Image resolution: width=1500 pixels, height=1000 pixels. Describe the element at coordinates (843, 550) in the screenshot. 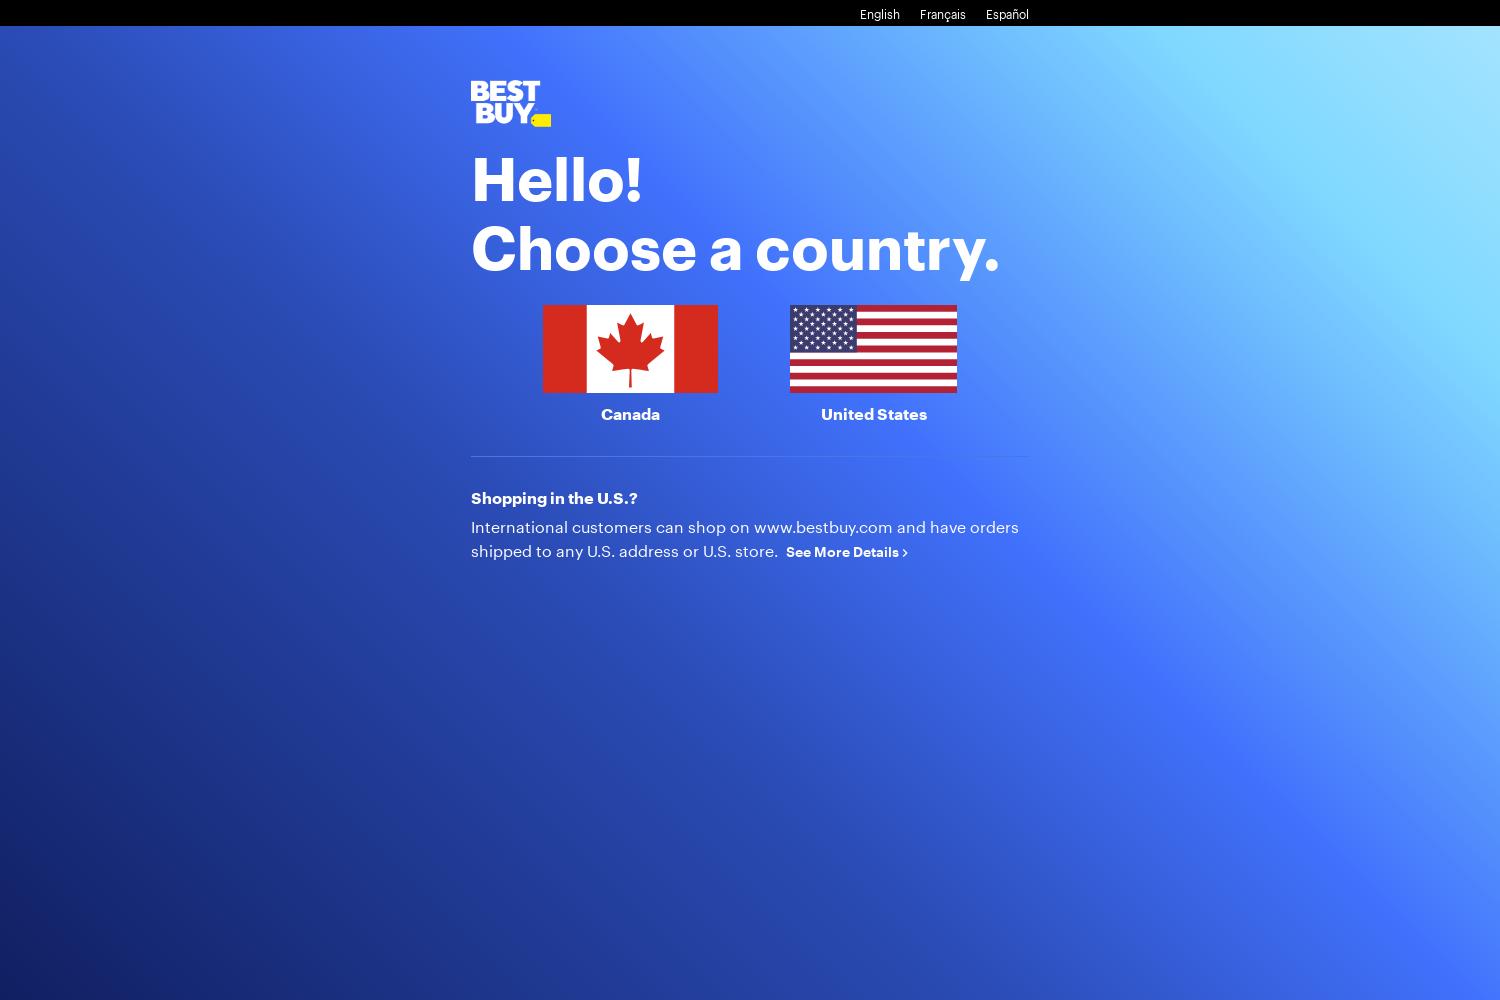

I see `'See More Details'` at that location.